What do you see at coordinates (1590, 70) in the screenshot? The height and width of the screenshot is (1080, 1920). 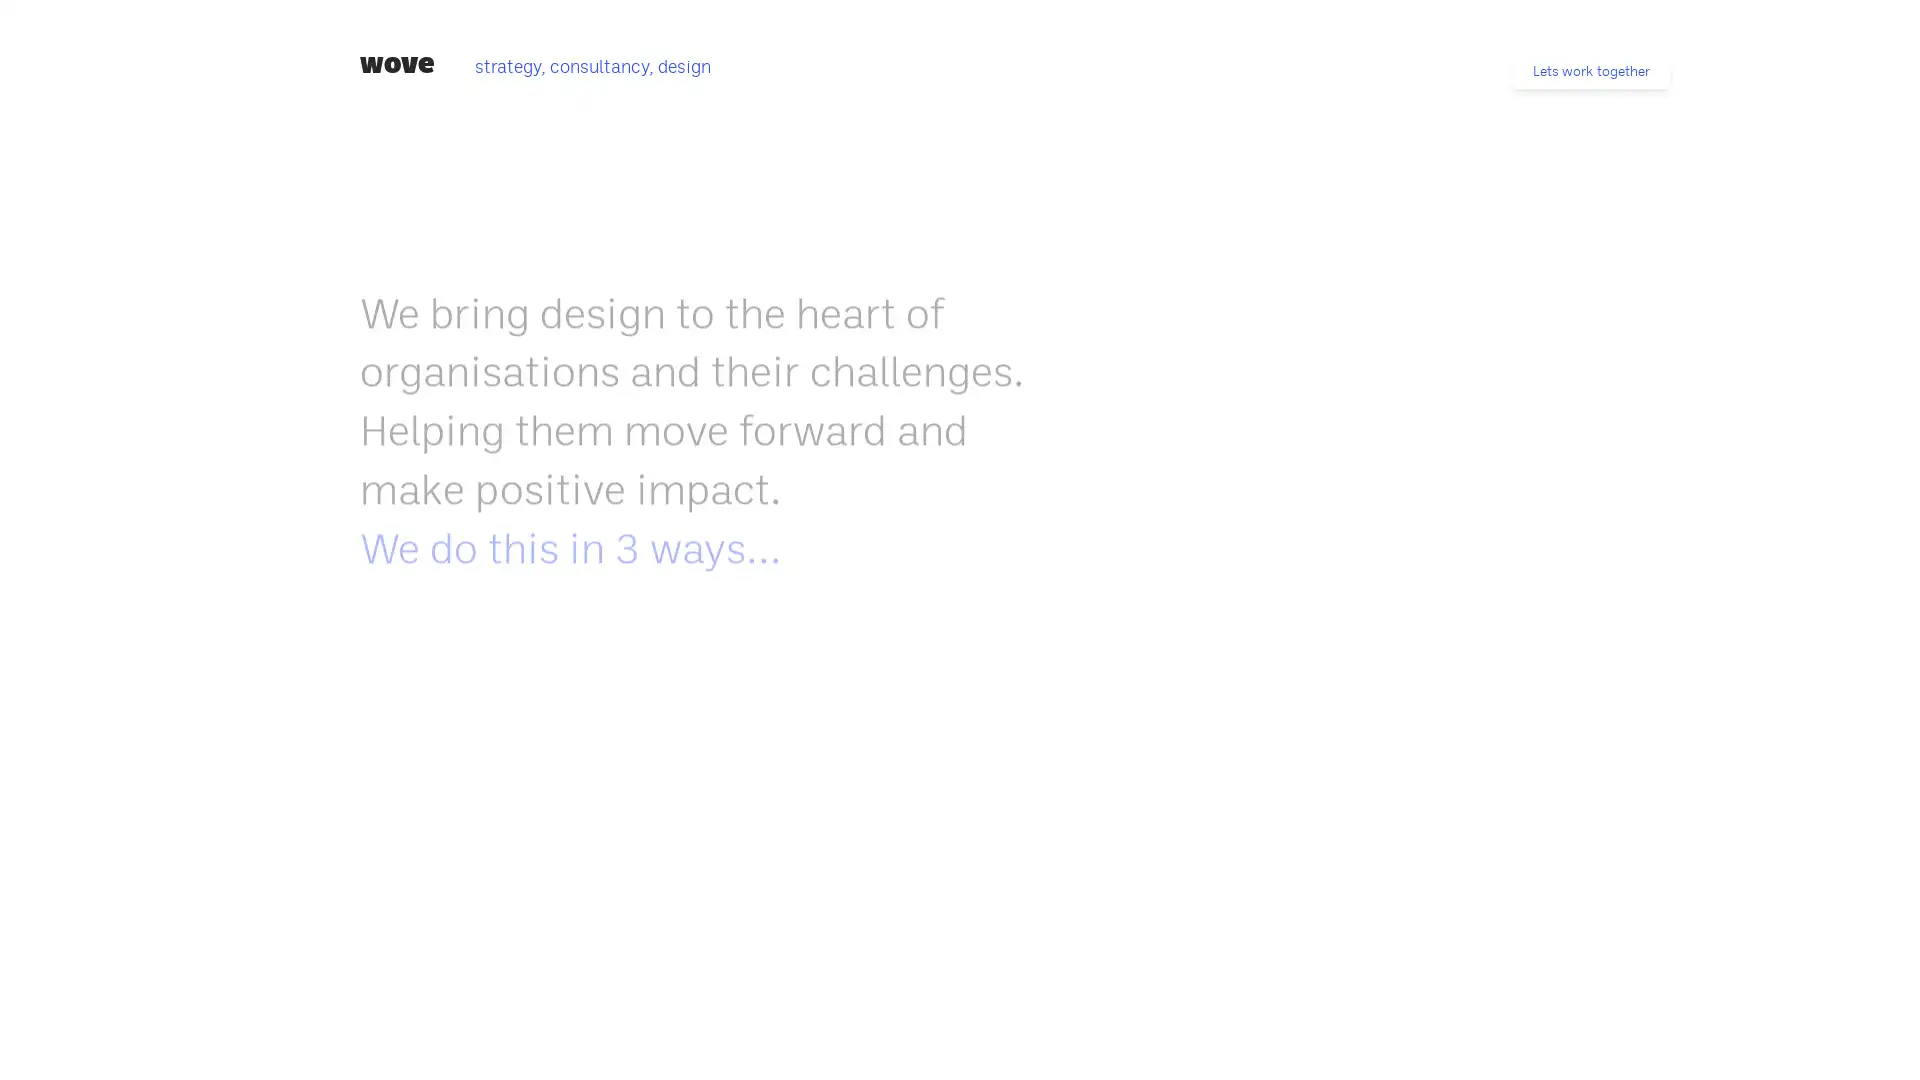 I see `Lets work together` at bounding box center [1590, 70].